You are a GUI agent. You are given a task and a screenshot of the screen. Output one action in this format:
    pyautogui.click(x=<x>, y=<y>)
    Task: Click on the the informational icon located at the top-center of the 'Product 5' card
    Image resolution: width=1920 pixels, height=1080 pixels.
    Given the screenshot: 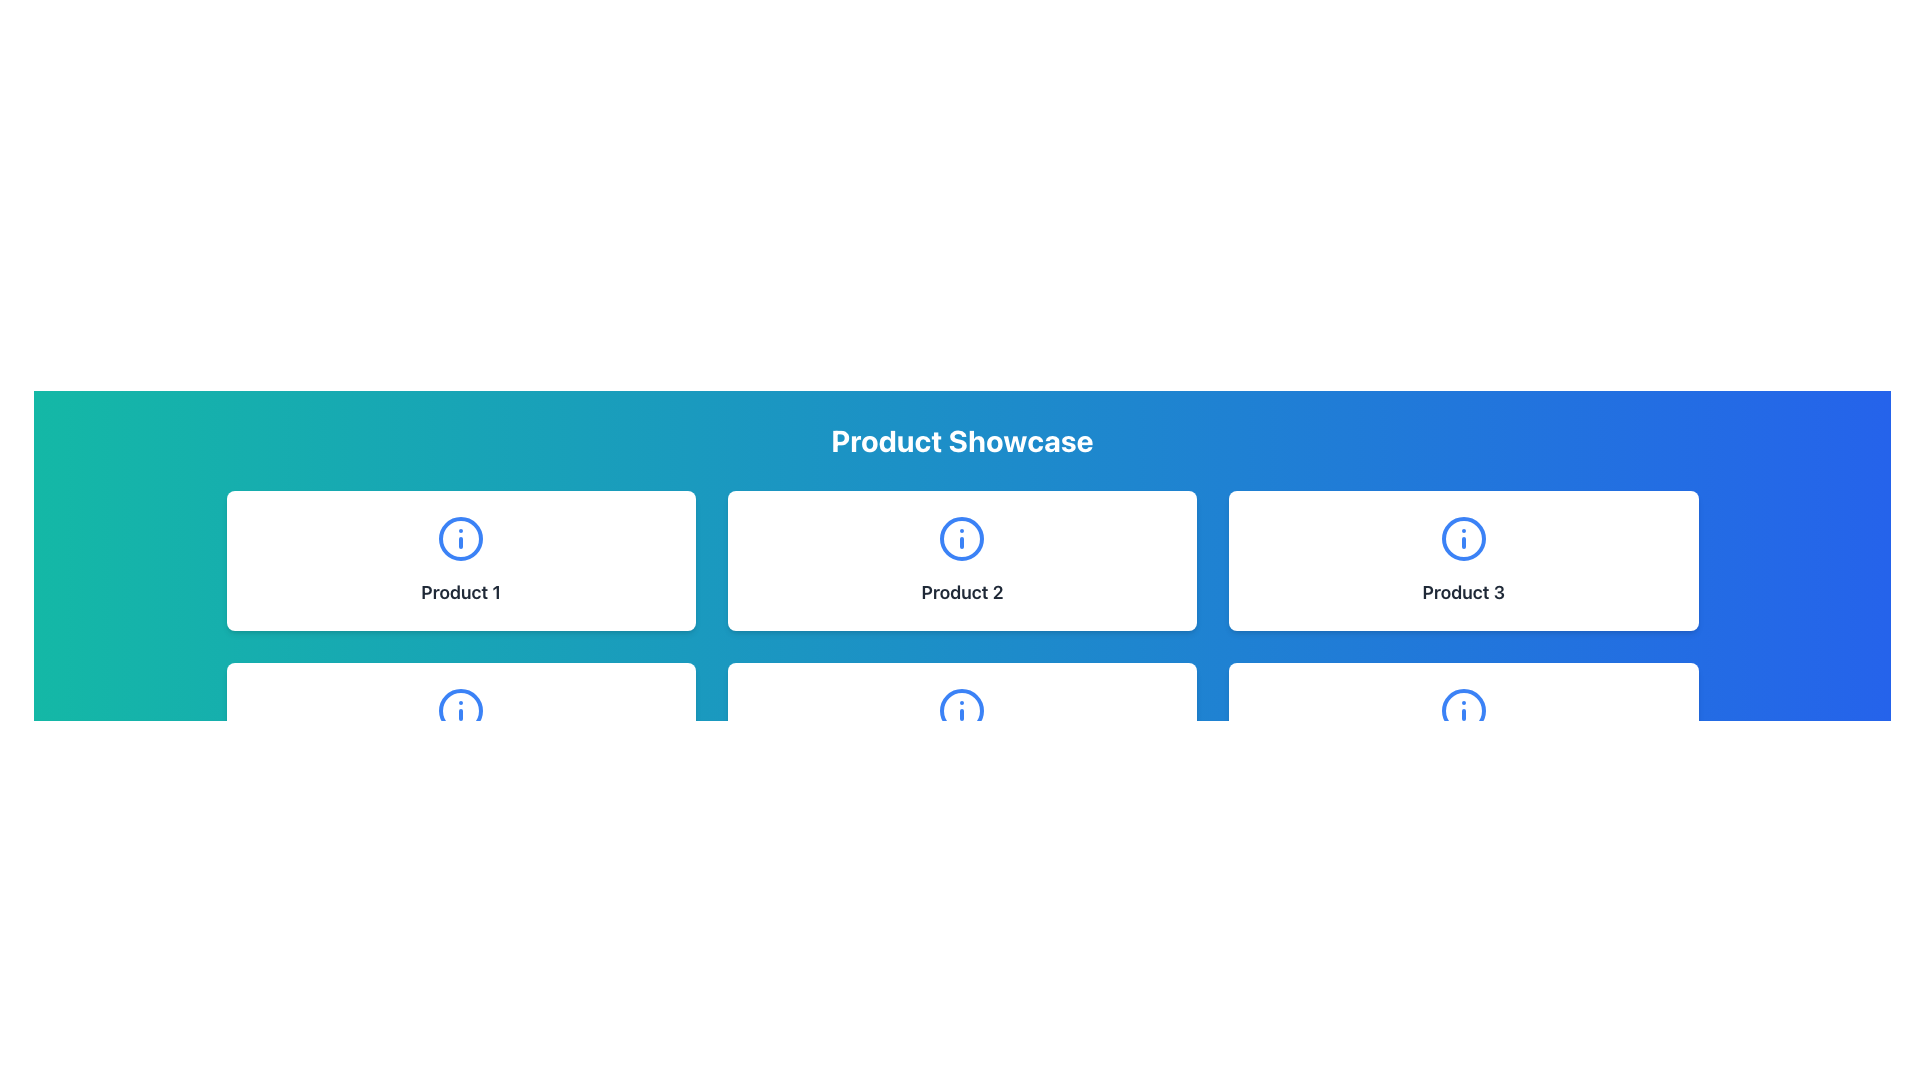 What is the action you would take?
    pyautogui.click(x=962, y=709)
    